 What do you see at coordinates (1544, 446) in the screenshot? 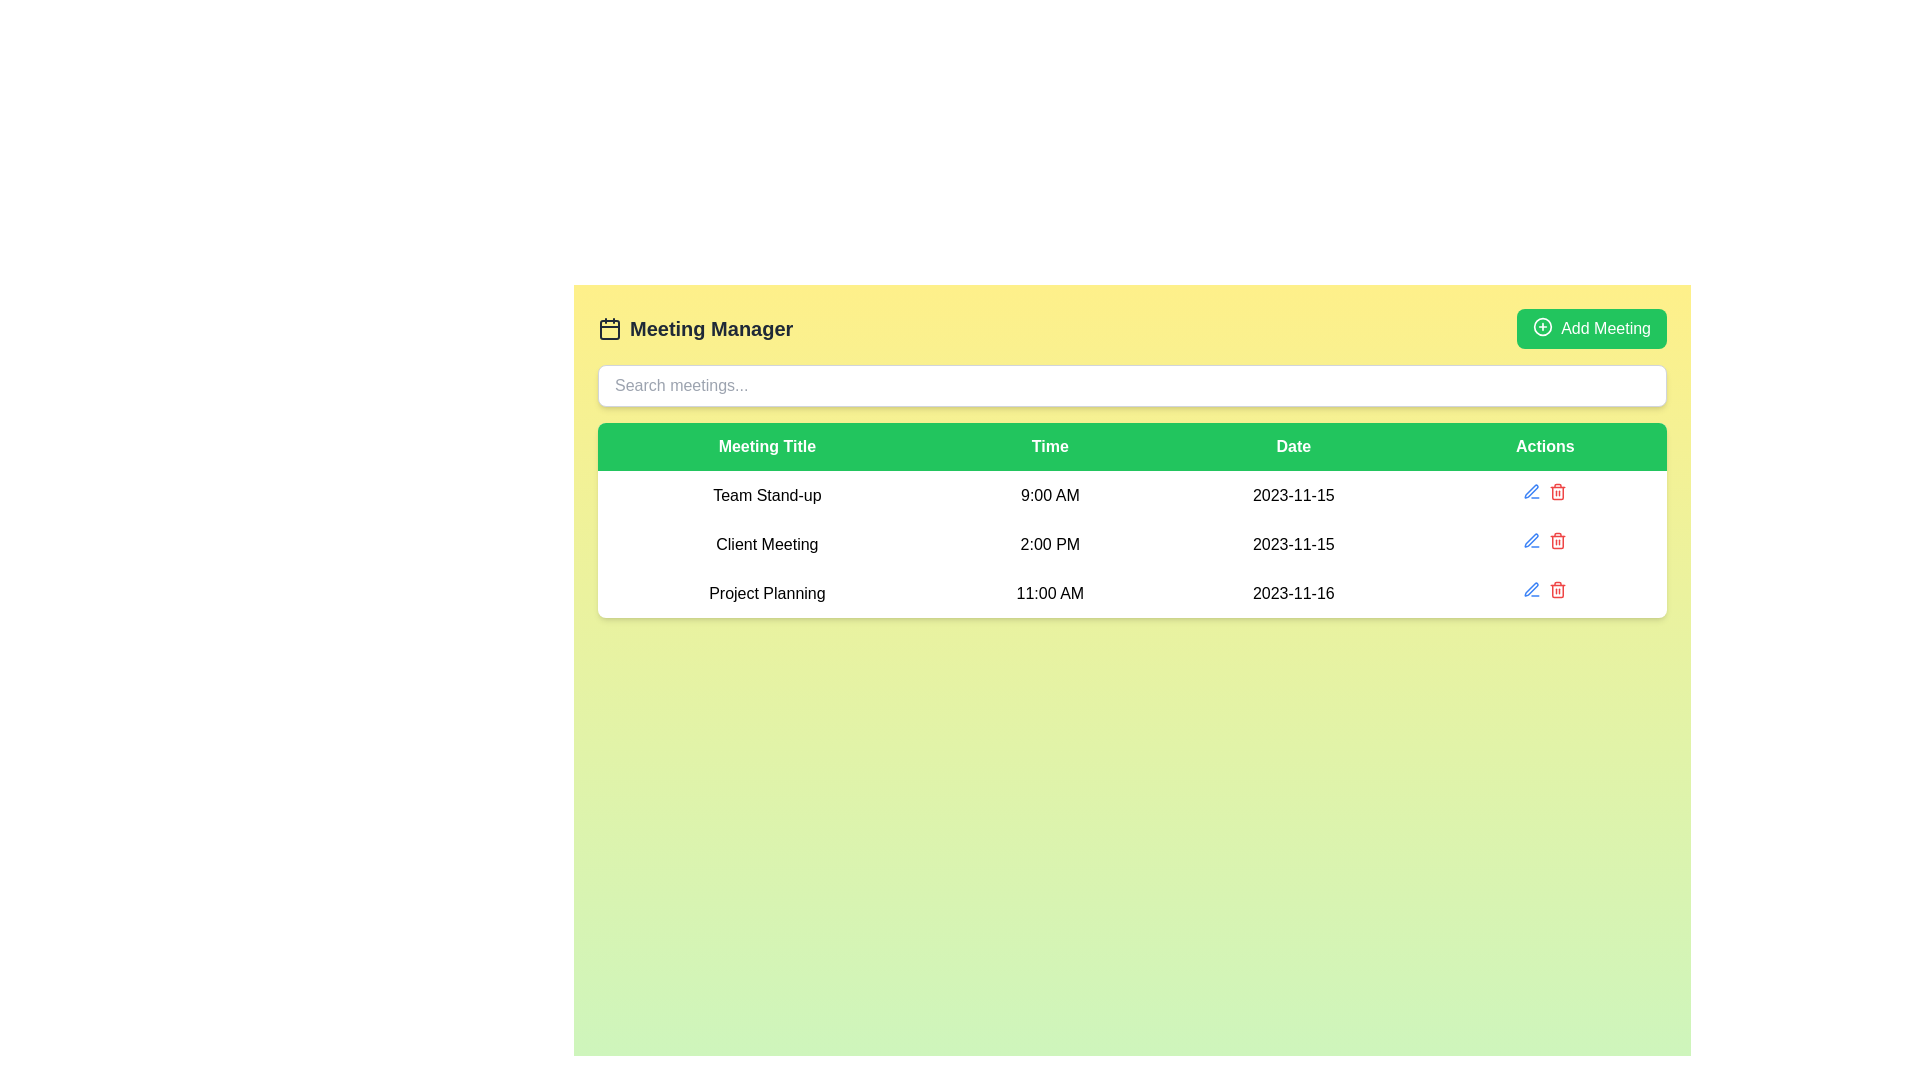
I see `the 'Actions' text label in the table header, which is styled with a green background and white text, located at the far-right side of the header row` at bounding box center [1544, 446].